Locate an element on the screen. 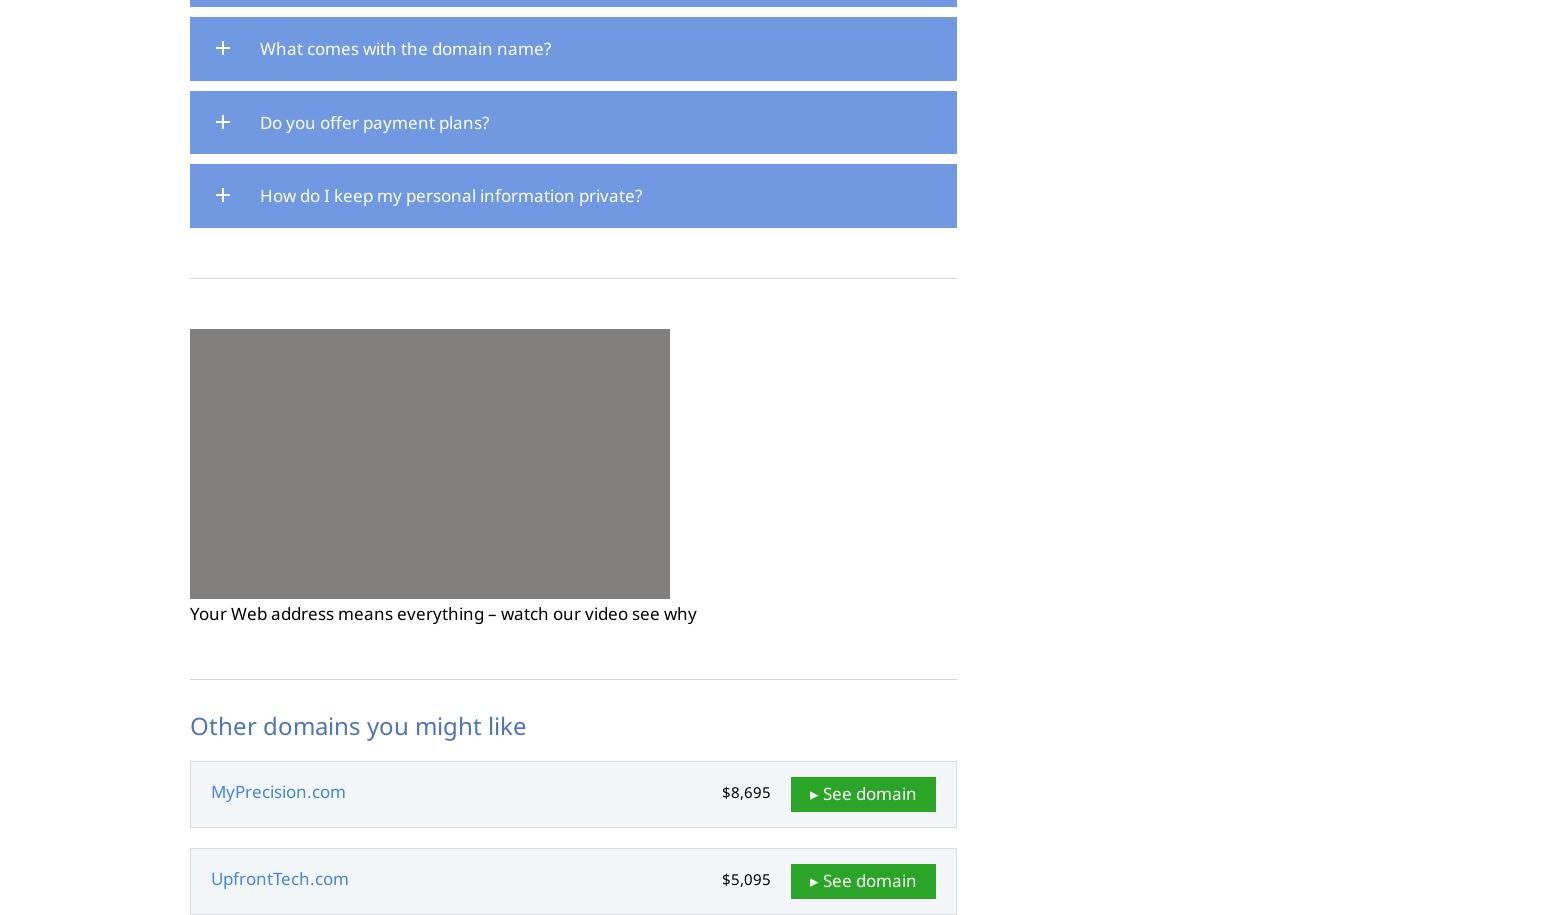 The image size is (1550, 915). 'UpfrontTech.com' is located at coordinates (279, 877).